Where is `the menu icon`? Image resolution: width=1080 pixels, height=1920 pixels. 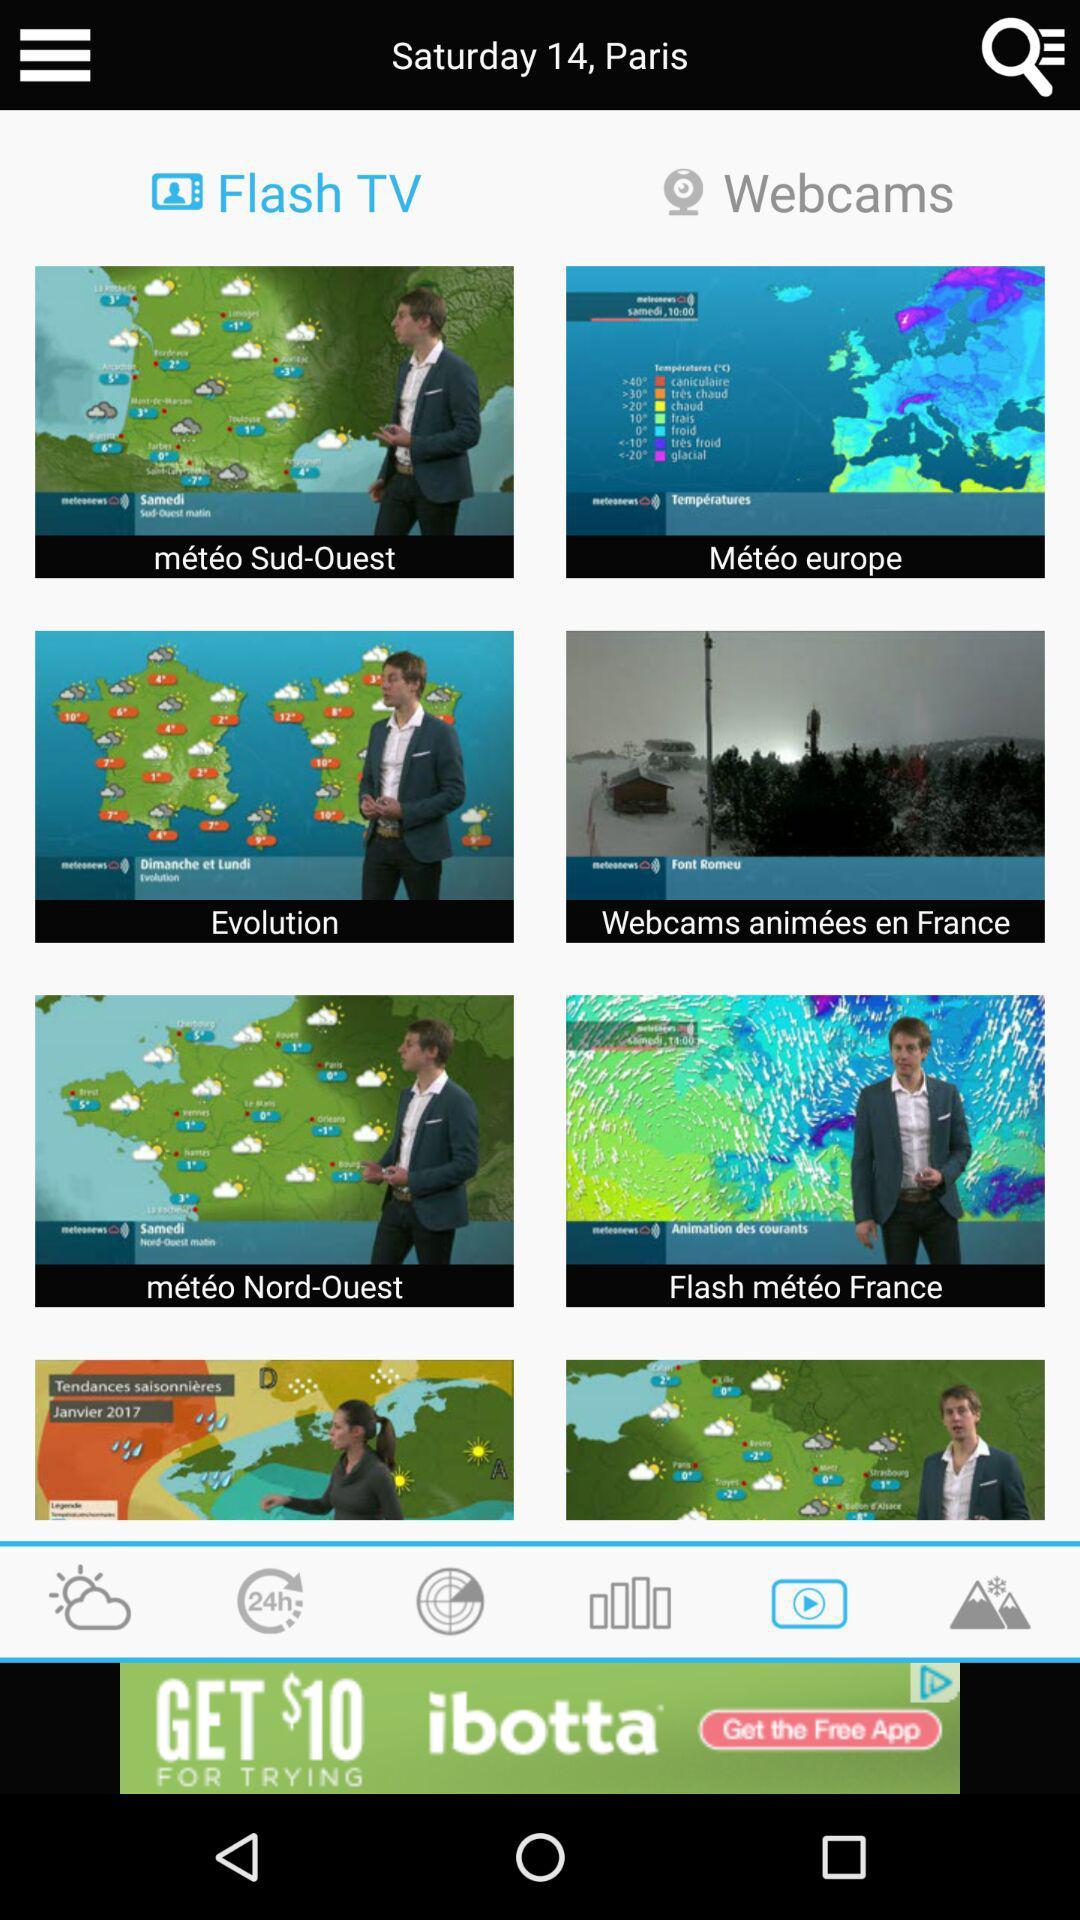 the menu icon is located at coordinates (54, 58).